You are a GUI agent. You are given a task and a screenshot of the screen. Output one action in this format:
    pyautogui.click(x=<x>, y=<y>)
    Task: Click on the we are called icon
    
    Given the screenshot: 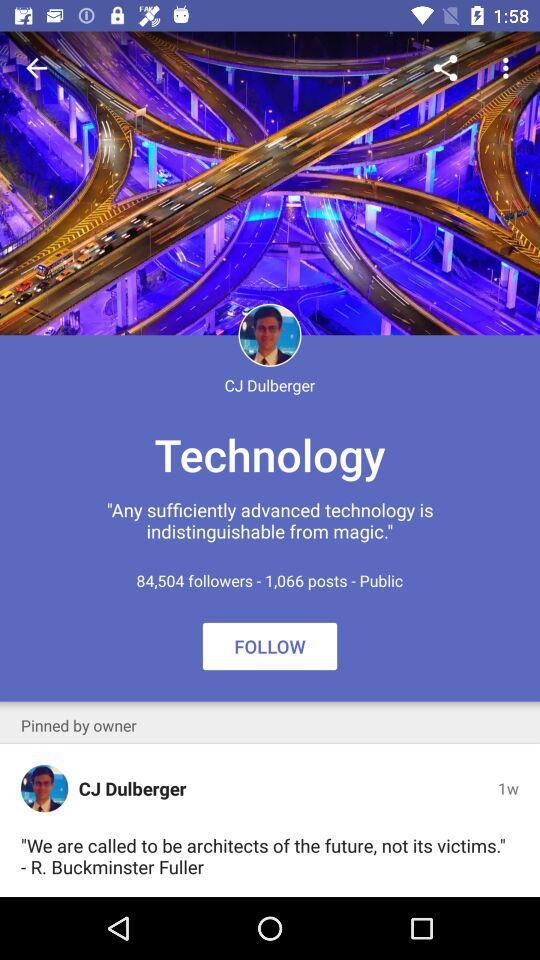 What is the action you would take?
    pyautogui.click(x=265, y=855)
    